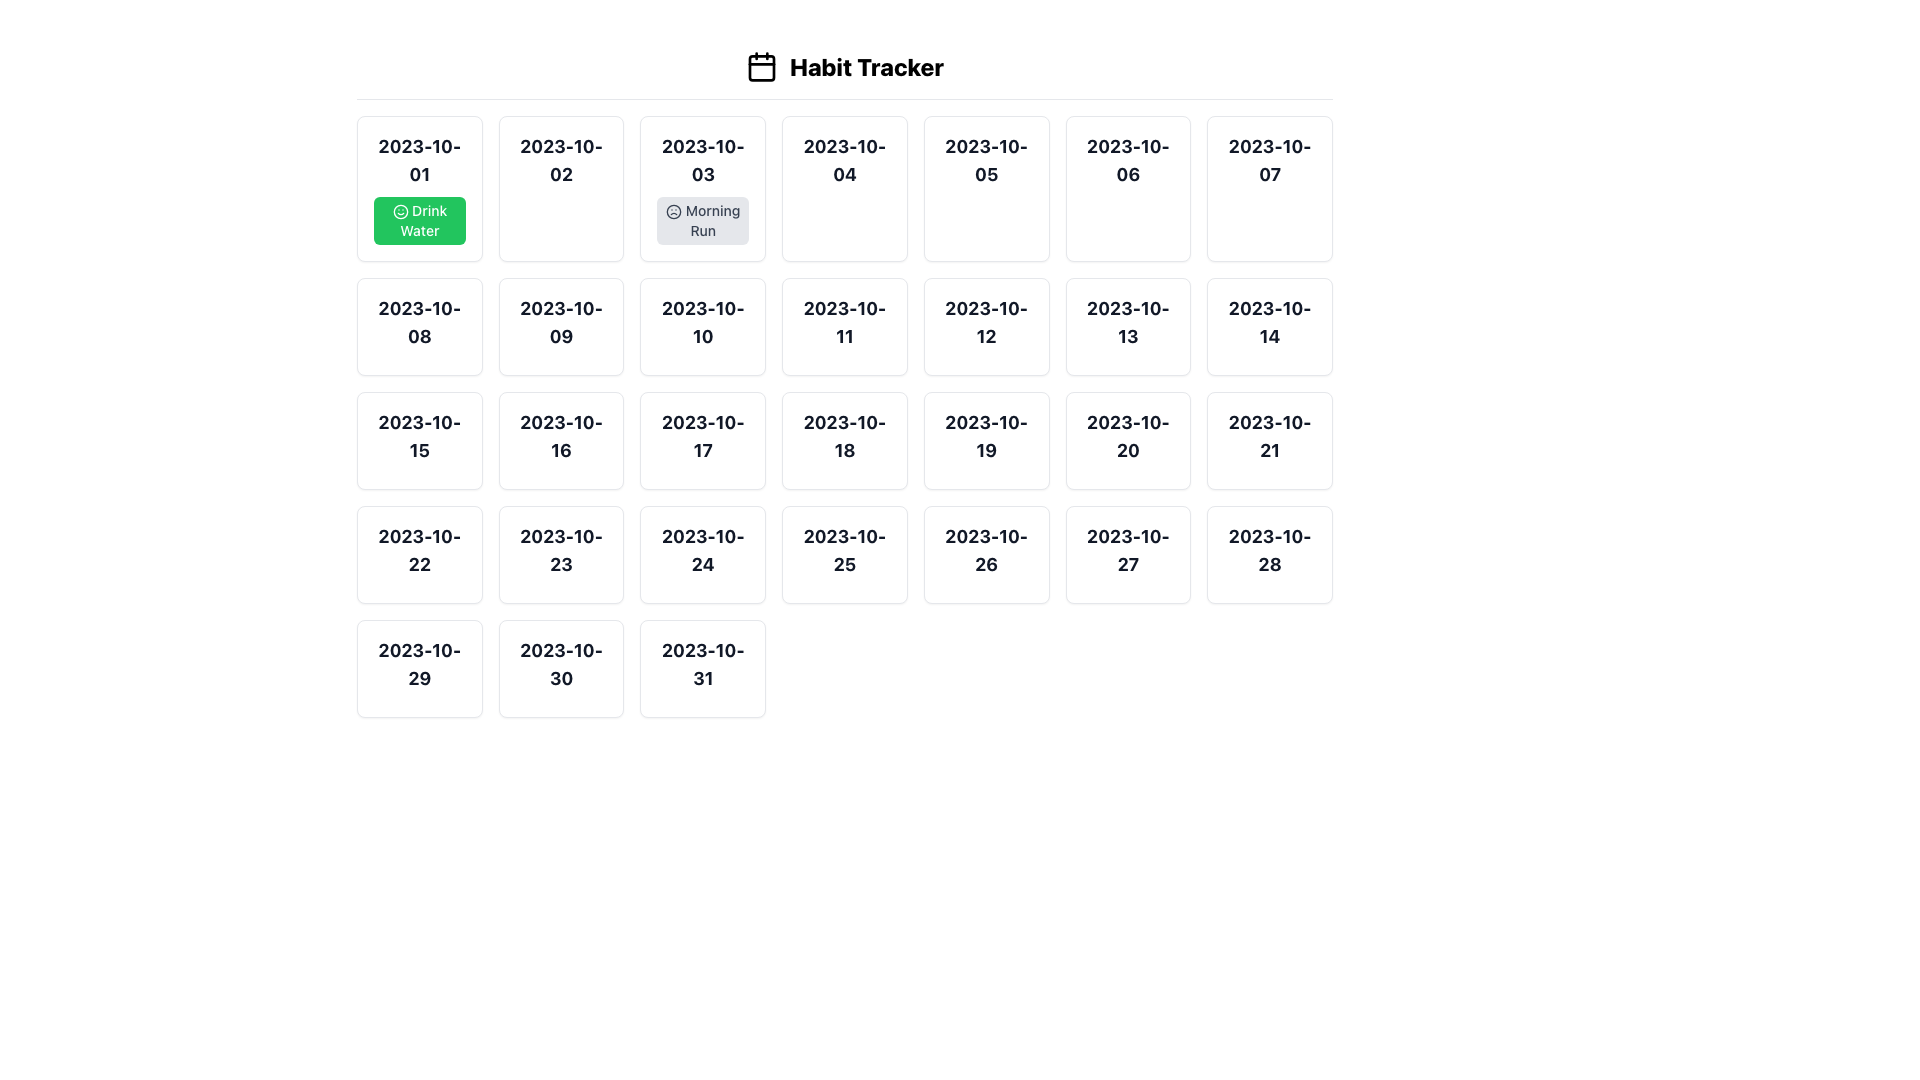  Describe the element at coordinates (560, 439) in the screenshot. I see `the light gray square button displaying '2023-10-16', located in the third row and third column of a seven-column grid layout` at that location.